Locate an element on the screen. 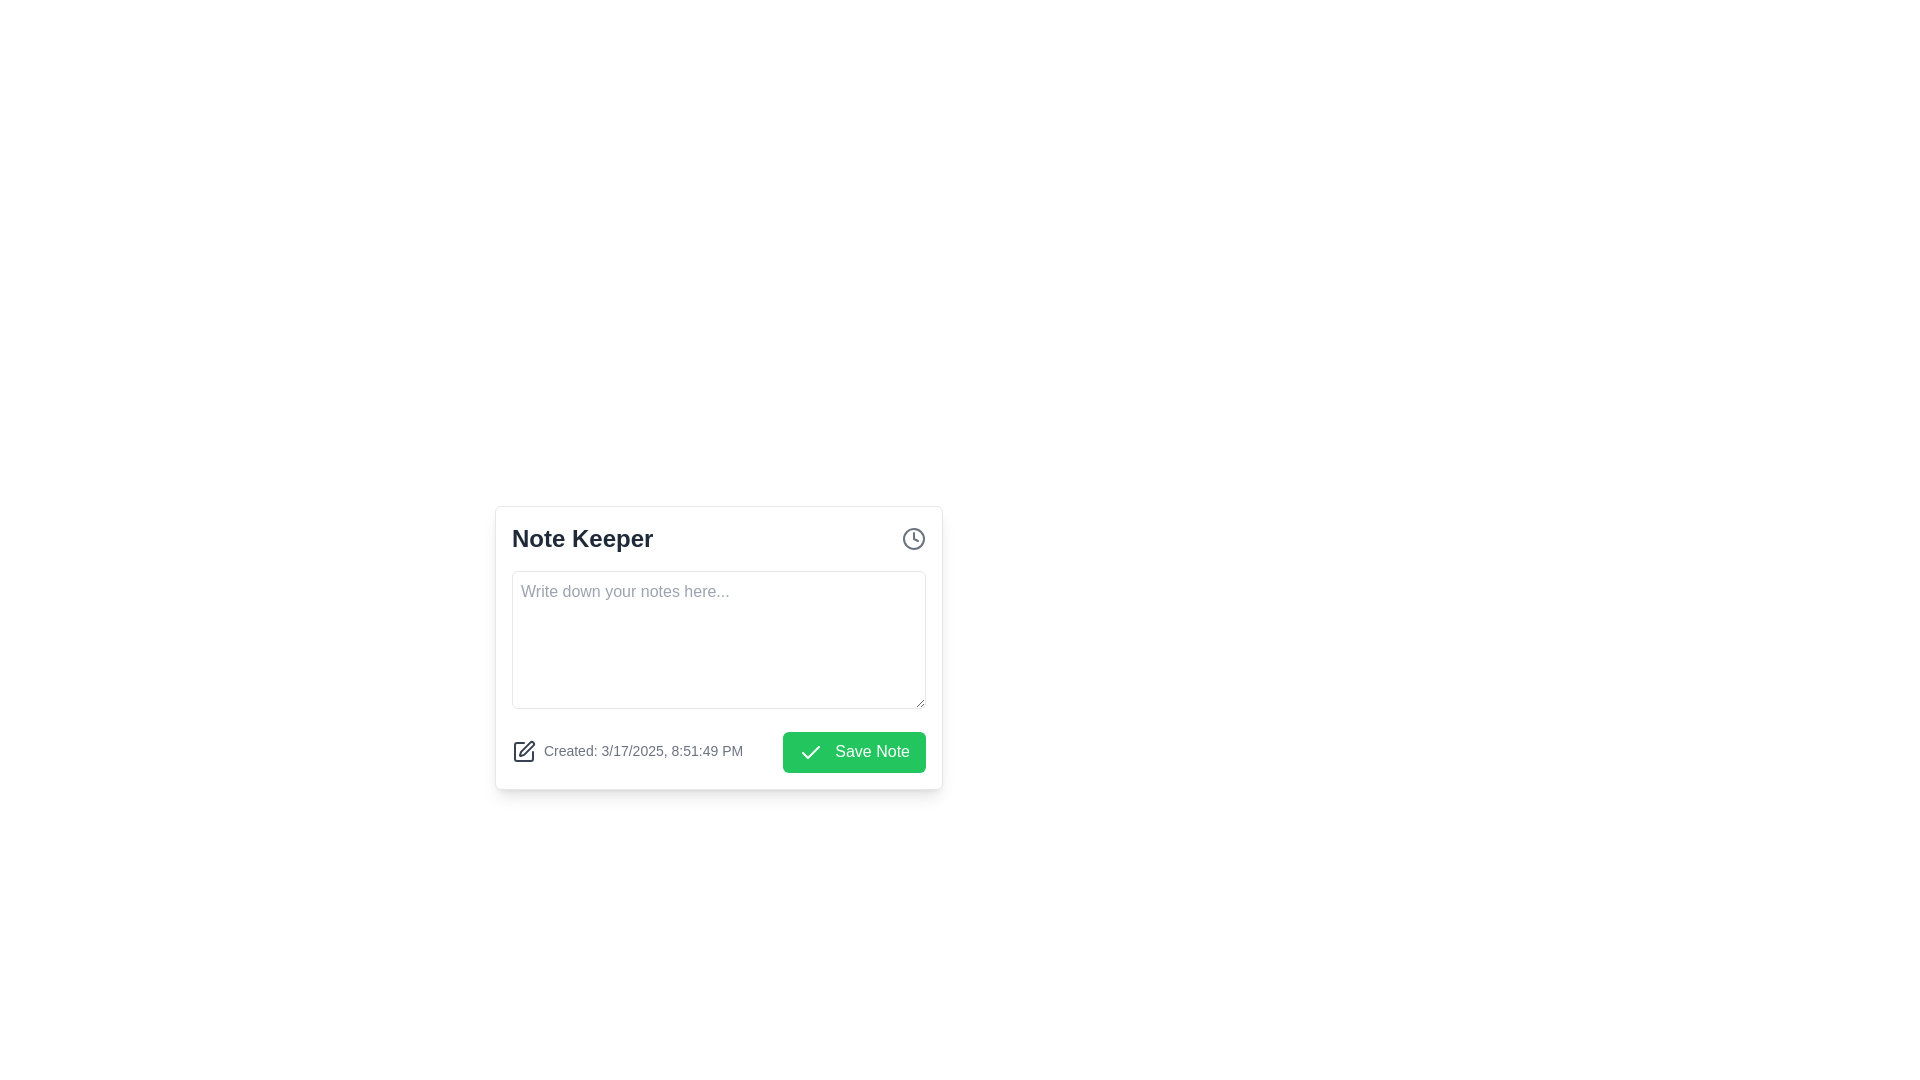  the save button located at the bottom-right corner of the 'Note Keeper' interface, next to the timestamp 'Created: 3/17/2025, 8:51:49 PM' is located at coordinates (854, 752).